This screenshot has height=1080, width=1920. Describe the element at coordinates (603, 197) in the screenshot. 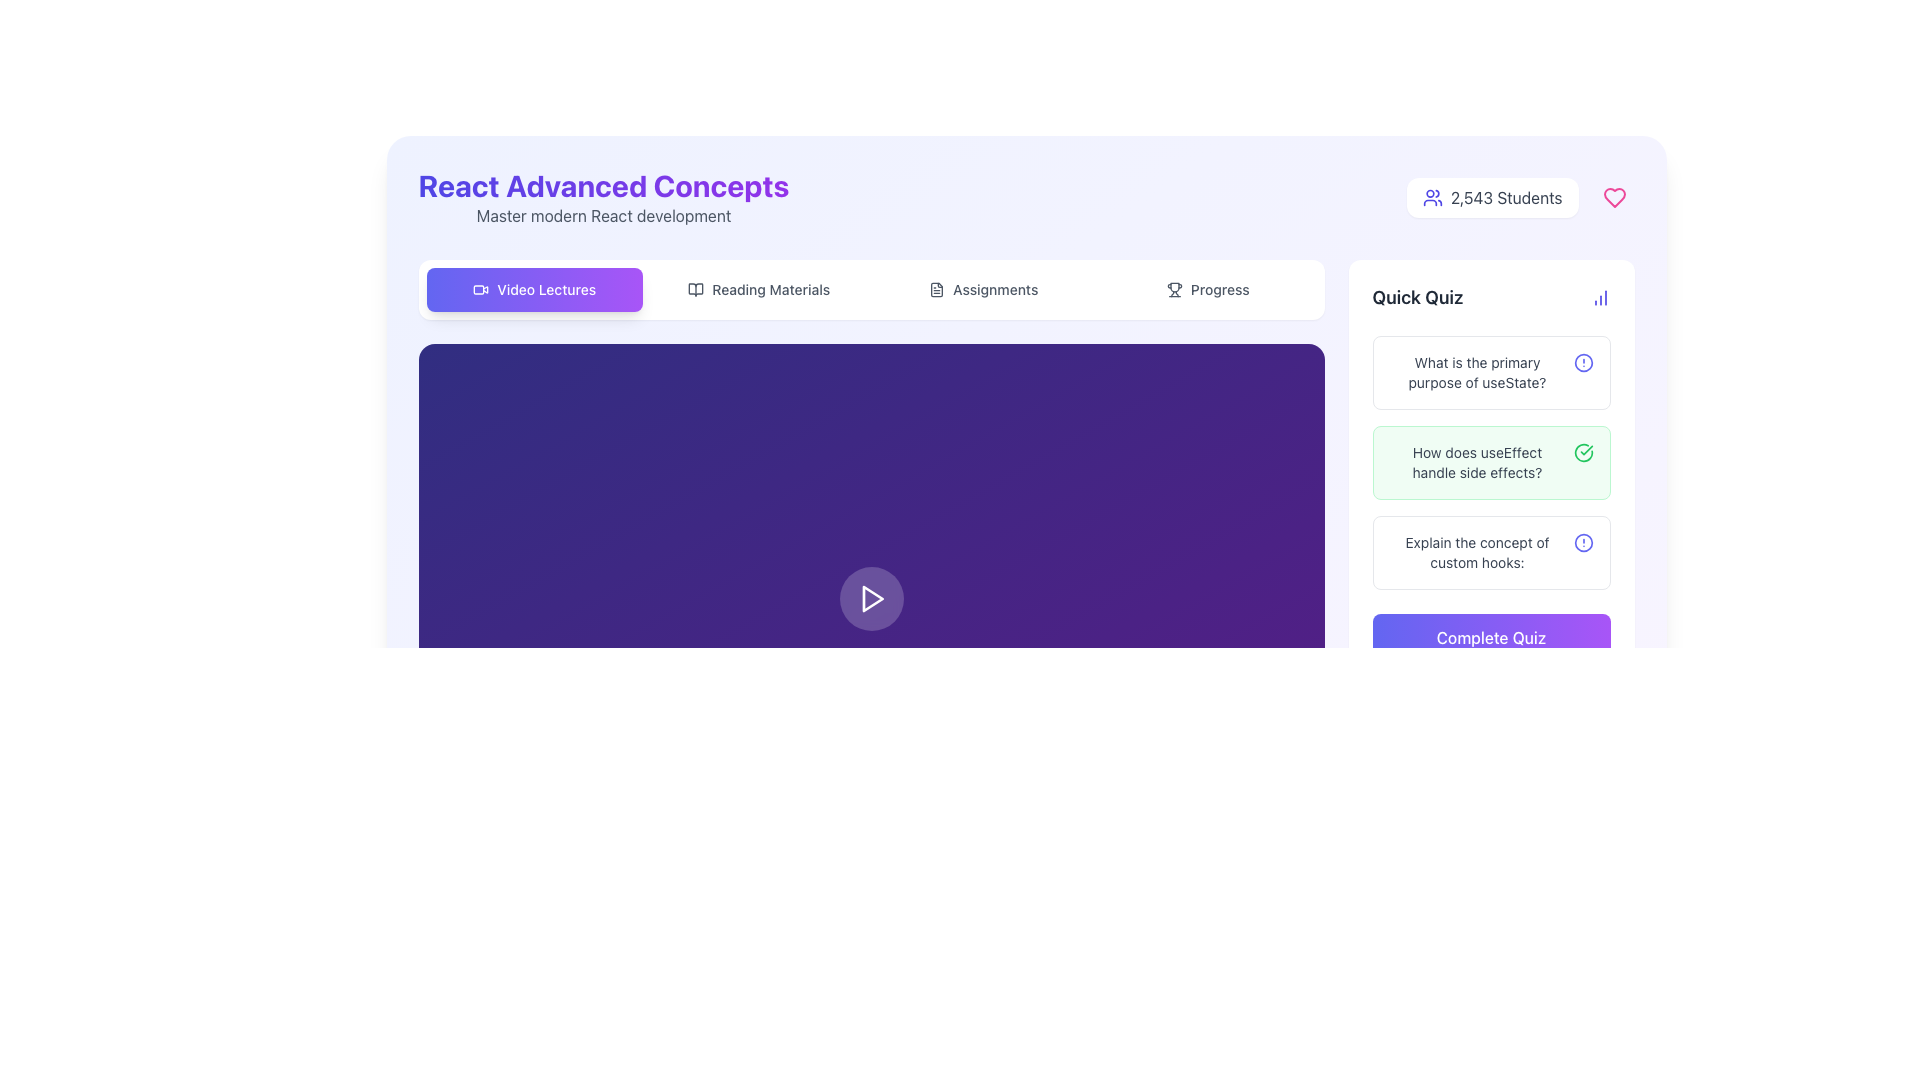

I see `the text block displaying 'React Advanced Concepts' and 'Master modern React development', which is located near the top-left side of the interface` at that location.